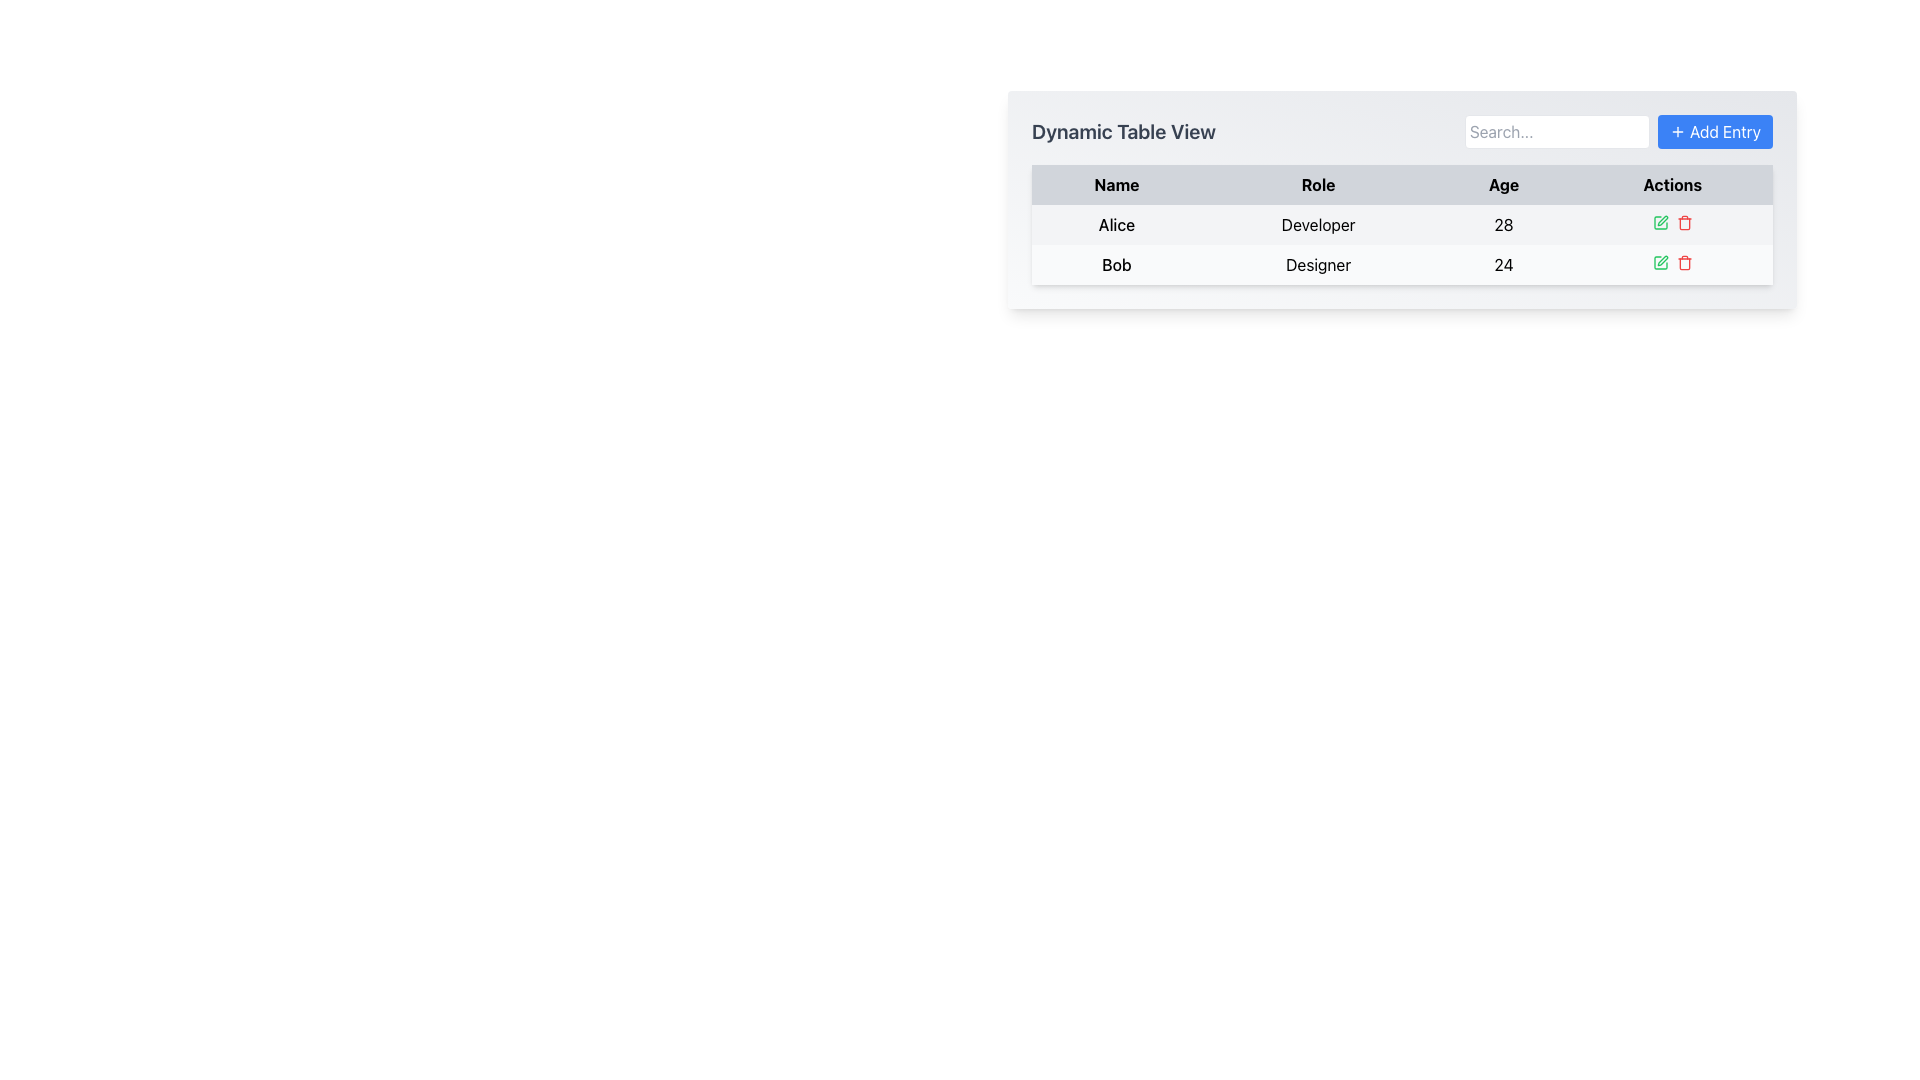  What do you see at coordinates (1683, 263) in the screenshot?
I see `the trash can icon in the 'Actions' column under the 'Designer' row, which is visually represented by a rectangular shape with rounded edges` at bounding box center [1683, 263].